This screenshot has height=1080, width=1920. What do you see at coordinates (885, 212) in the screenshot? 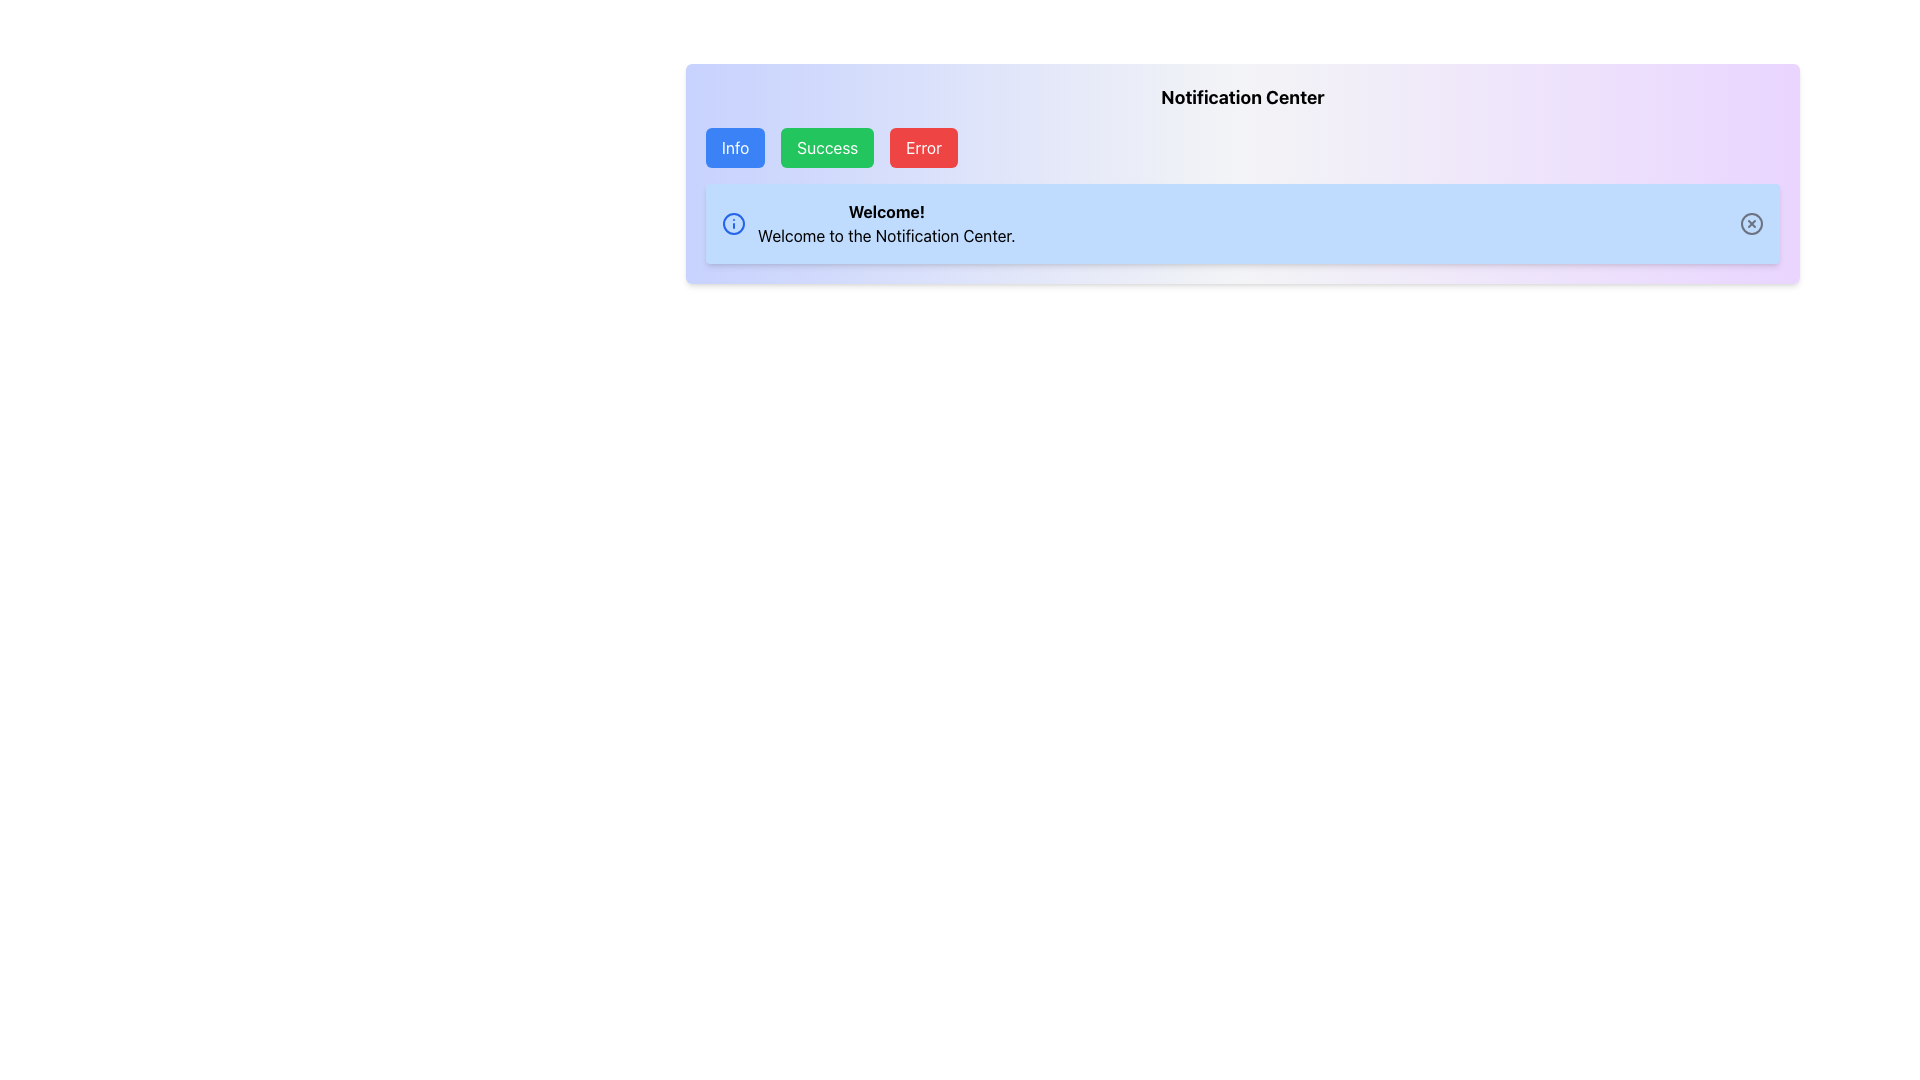
I see `bold text saying 'Welcome!' located in the upper-left side of the light blue box above the smaller text 'Welcome to the Notification Center.'` at bounding box center [885, 212].